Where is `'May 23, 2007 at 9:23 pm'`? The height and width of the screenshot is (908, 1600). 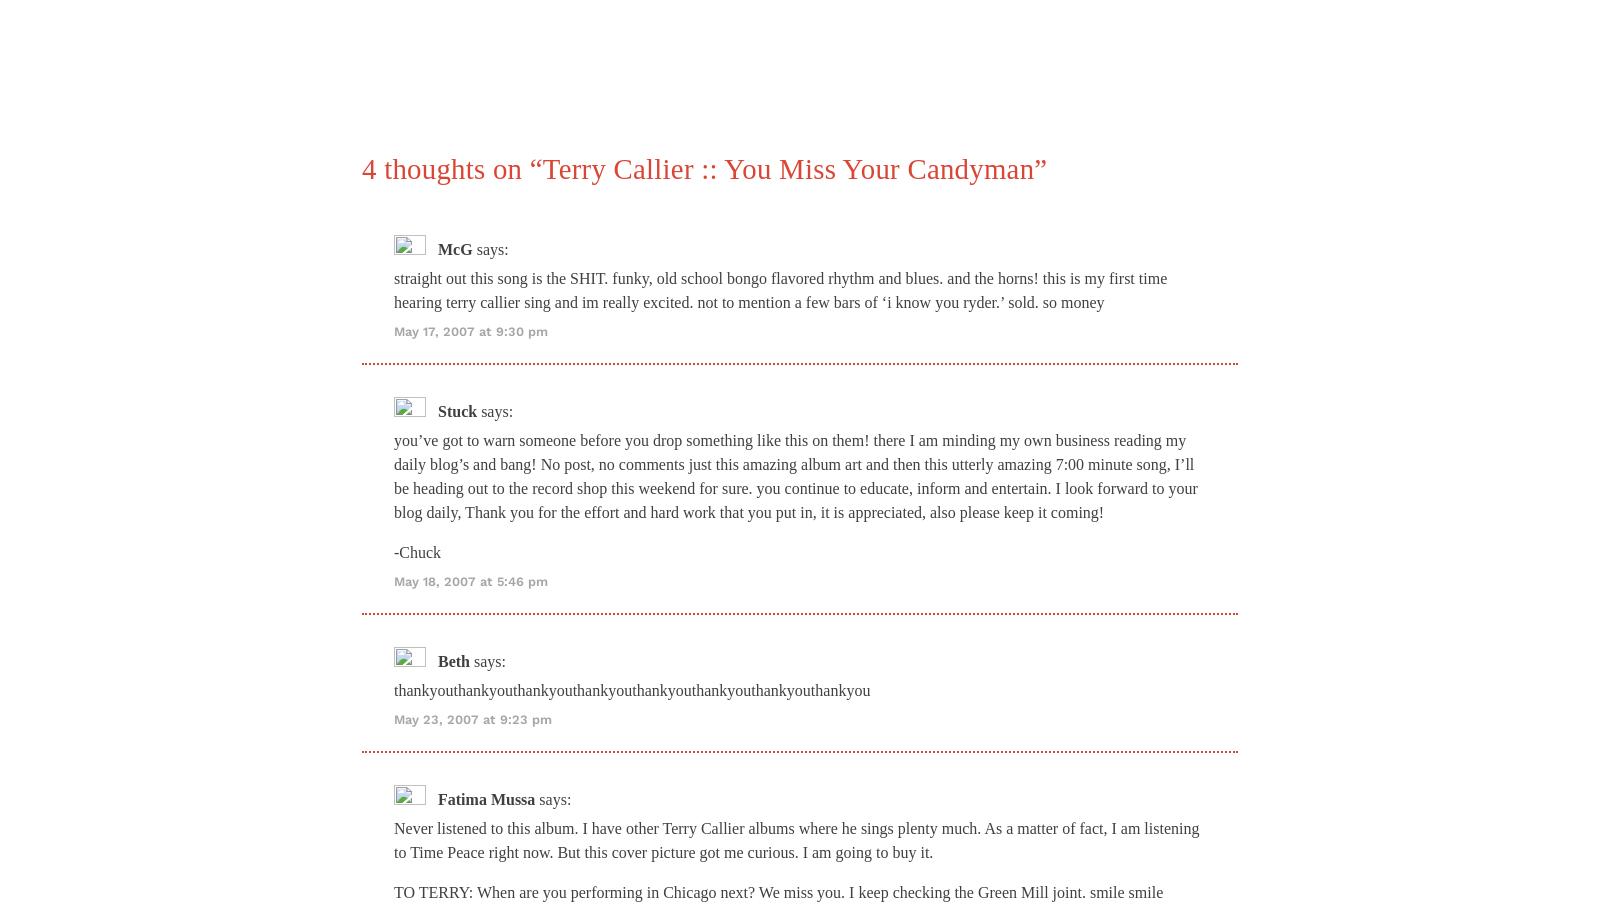
'May 23, 2007 at 9:23 pm' is located at coordinates (471, 717).